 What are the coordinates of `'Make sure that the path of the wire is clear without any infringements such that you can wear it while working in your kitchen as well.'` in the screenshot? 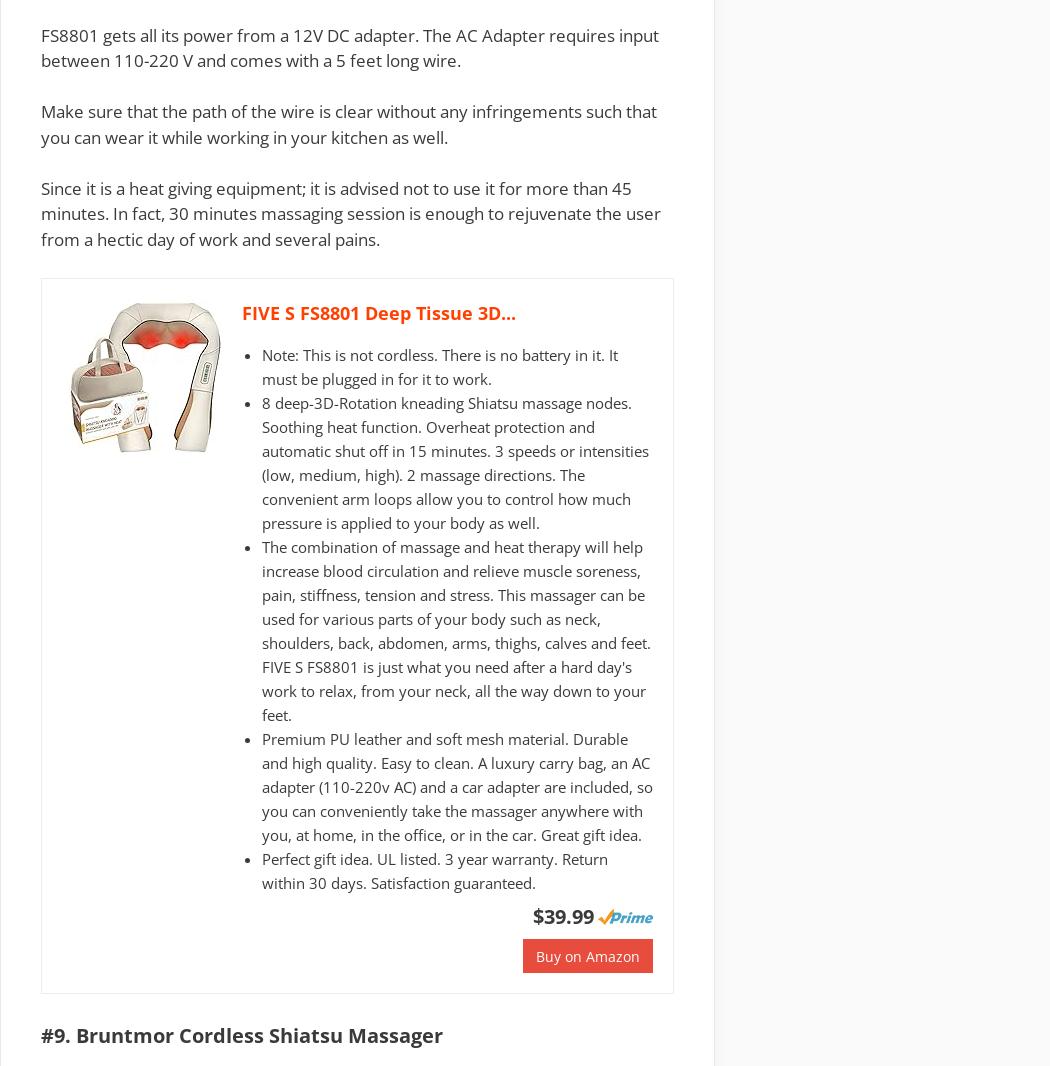 It's located at (348, 122).